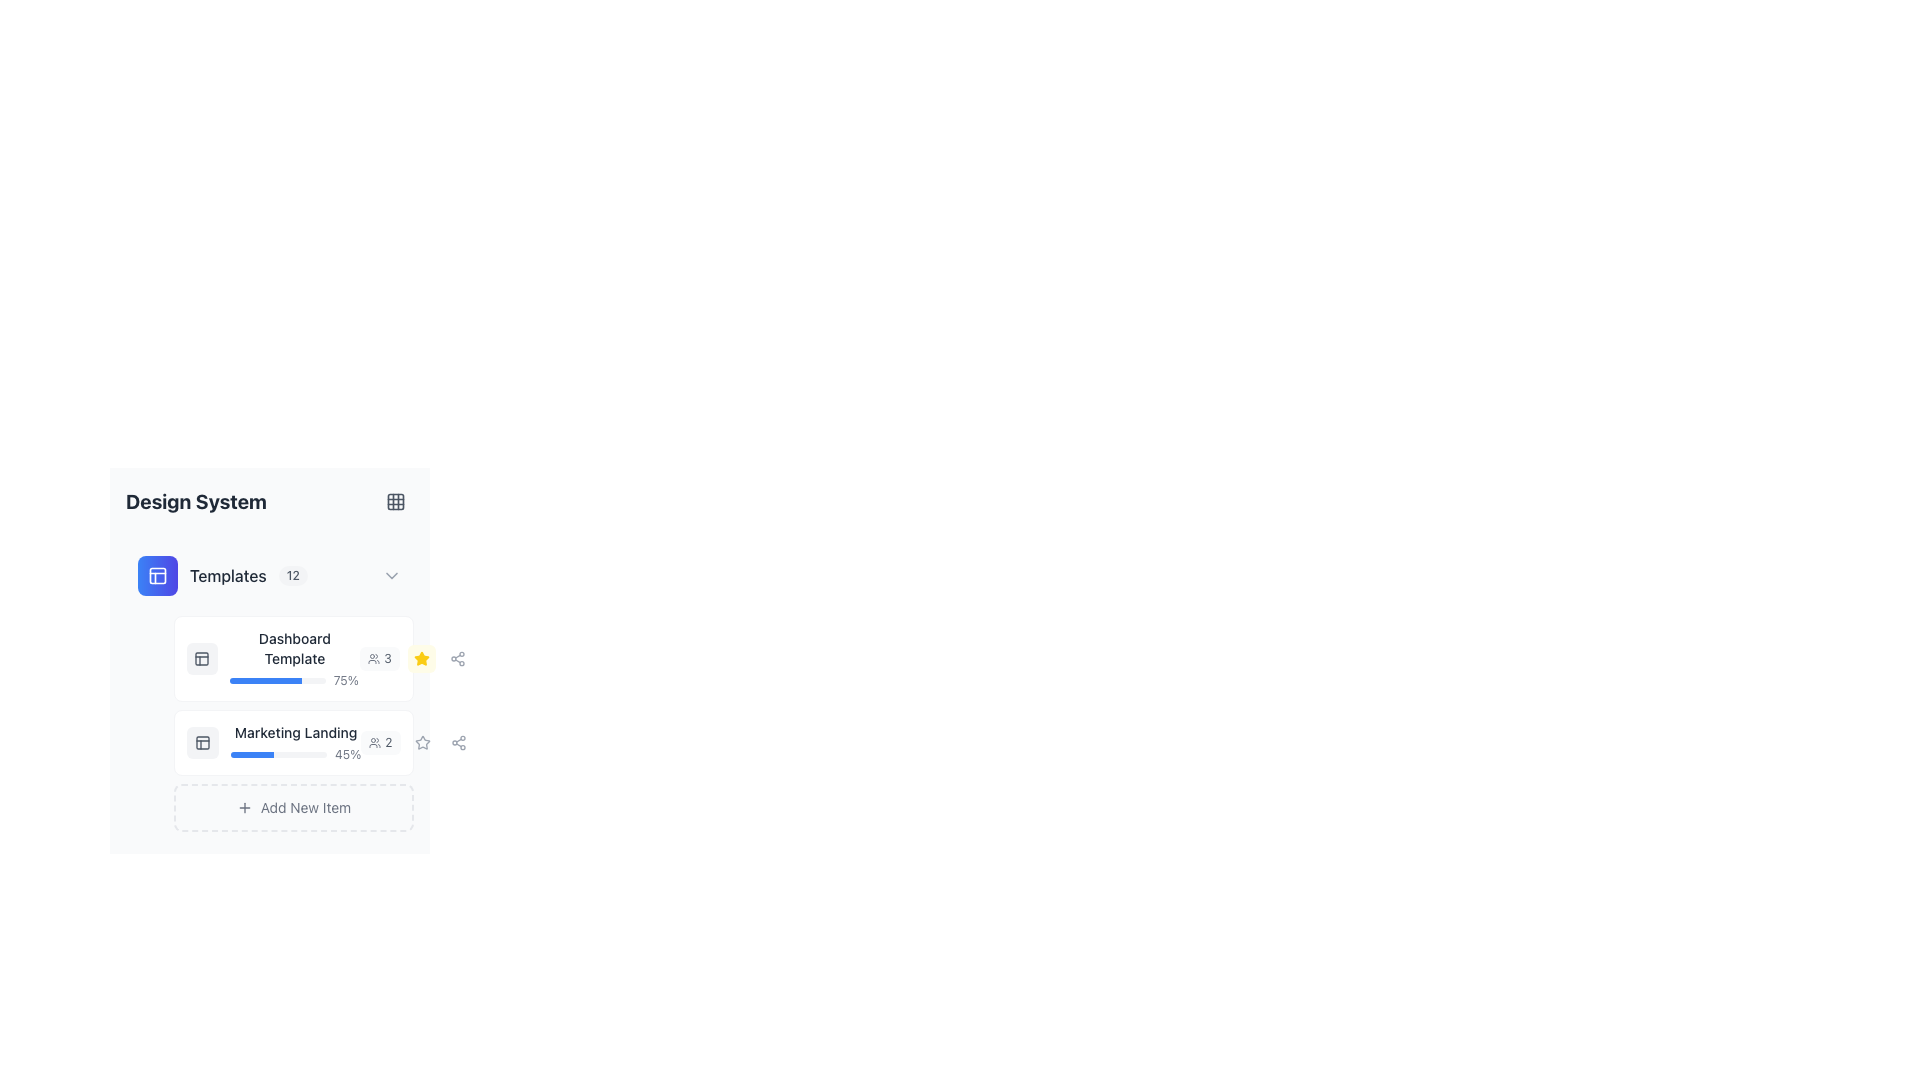 The width and height of the screenshot is (1920, 1080). What do you see at coordinates (268, 686) in the screenshot?
I see `the progress value of the progress bar indicating a 75% completion rate for 'Dashboard Template', located under the 'Templates' section` at bounding box center [268, 686].